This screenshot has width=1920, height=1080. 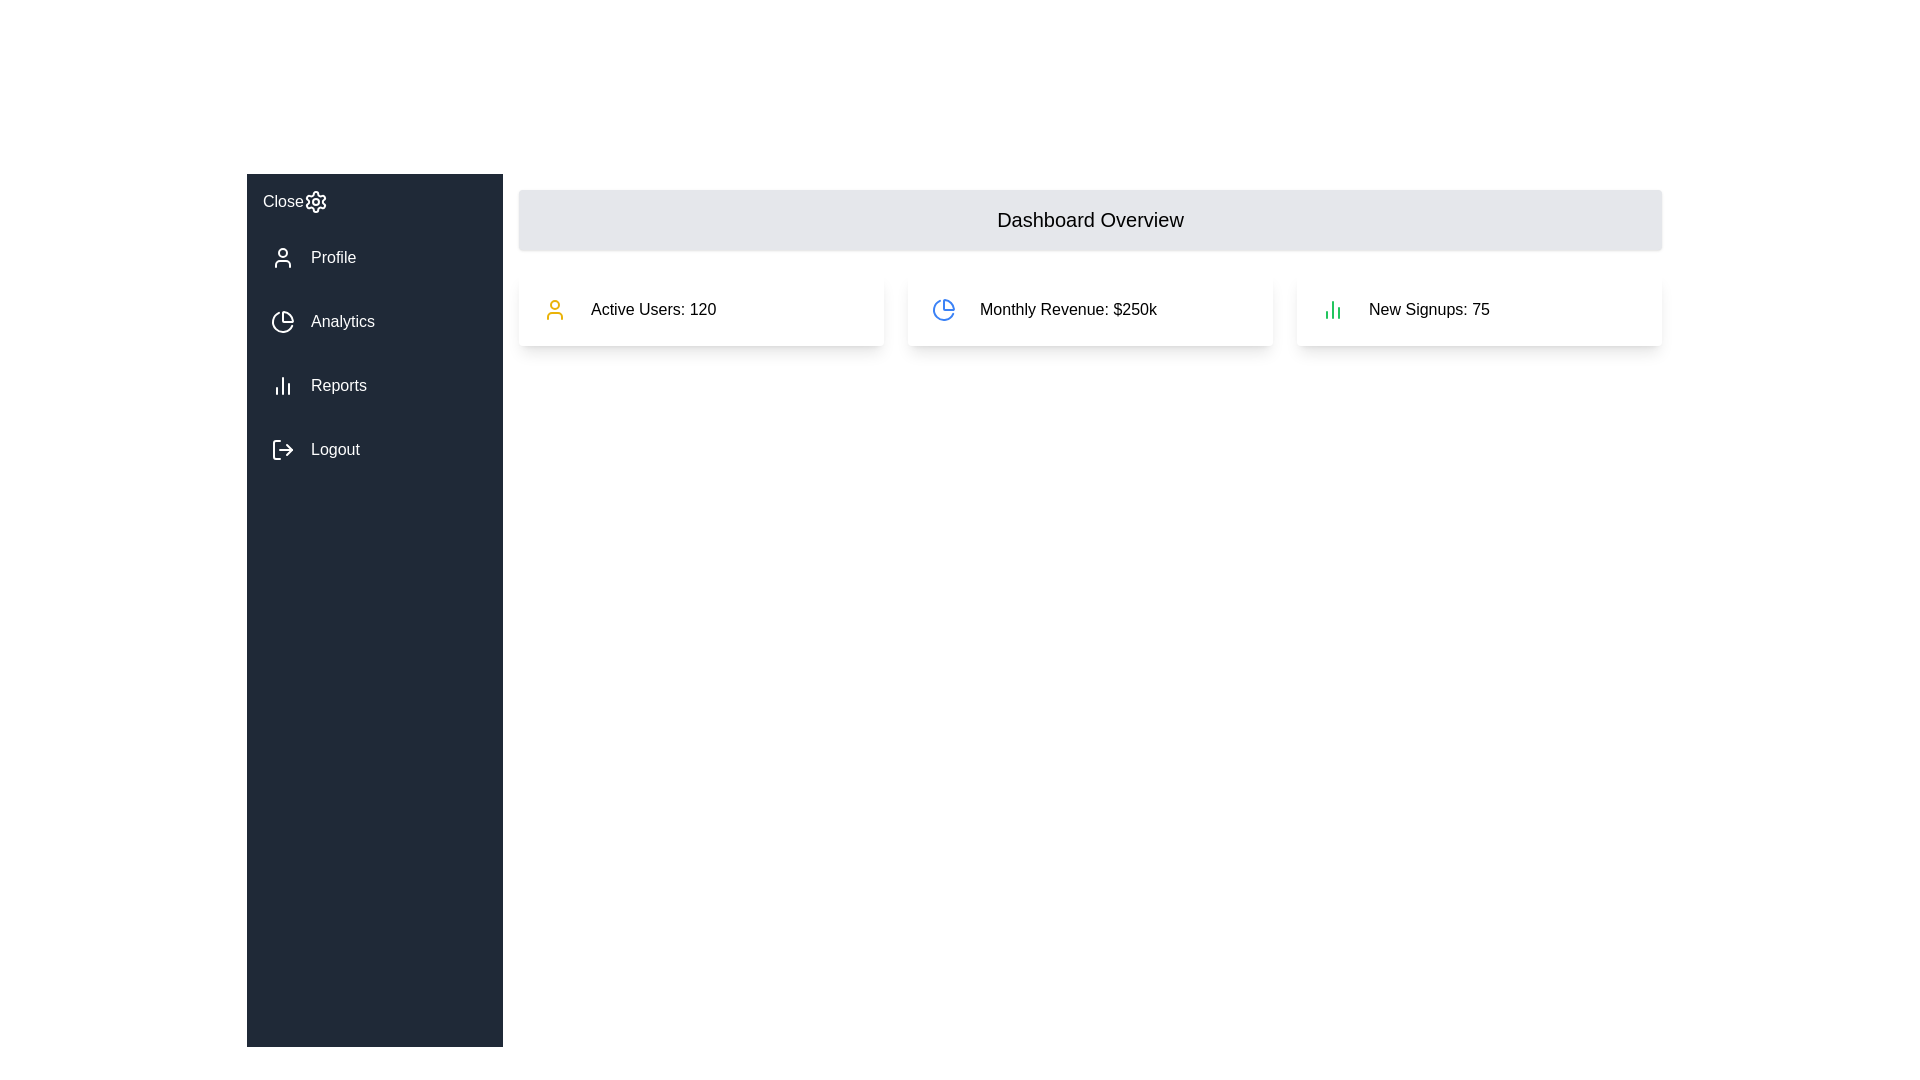 I want to click on the text label displaying the number of new signups (75) located in the Dashboard Overview section, specifically the third card on the right, next to the small green bar chart icon, so click(x=1428, y=309).